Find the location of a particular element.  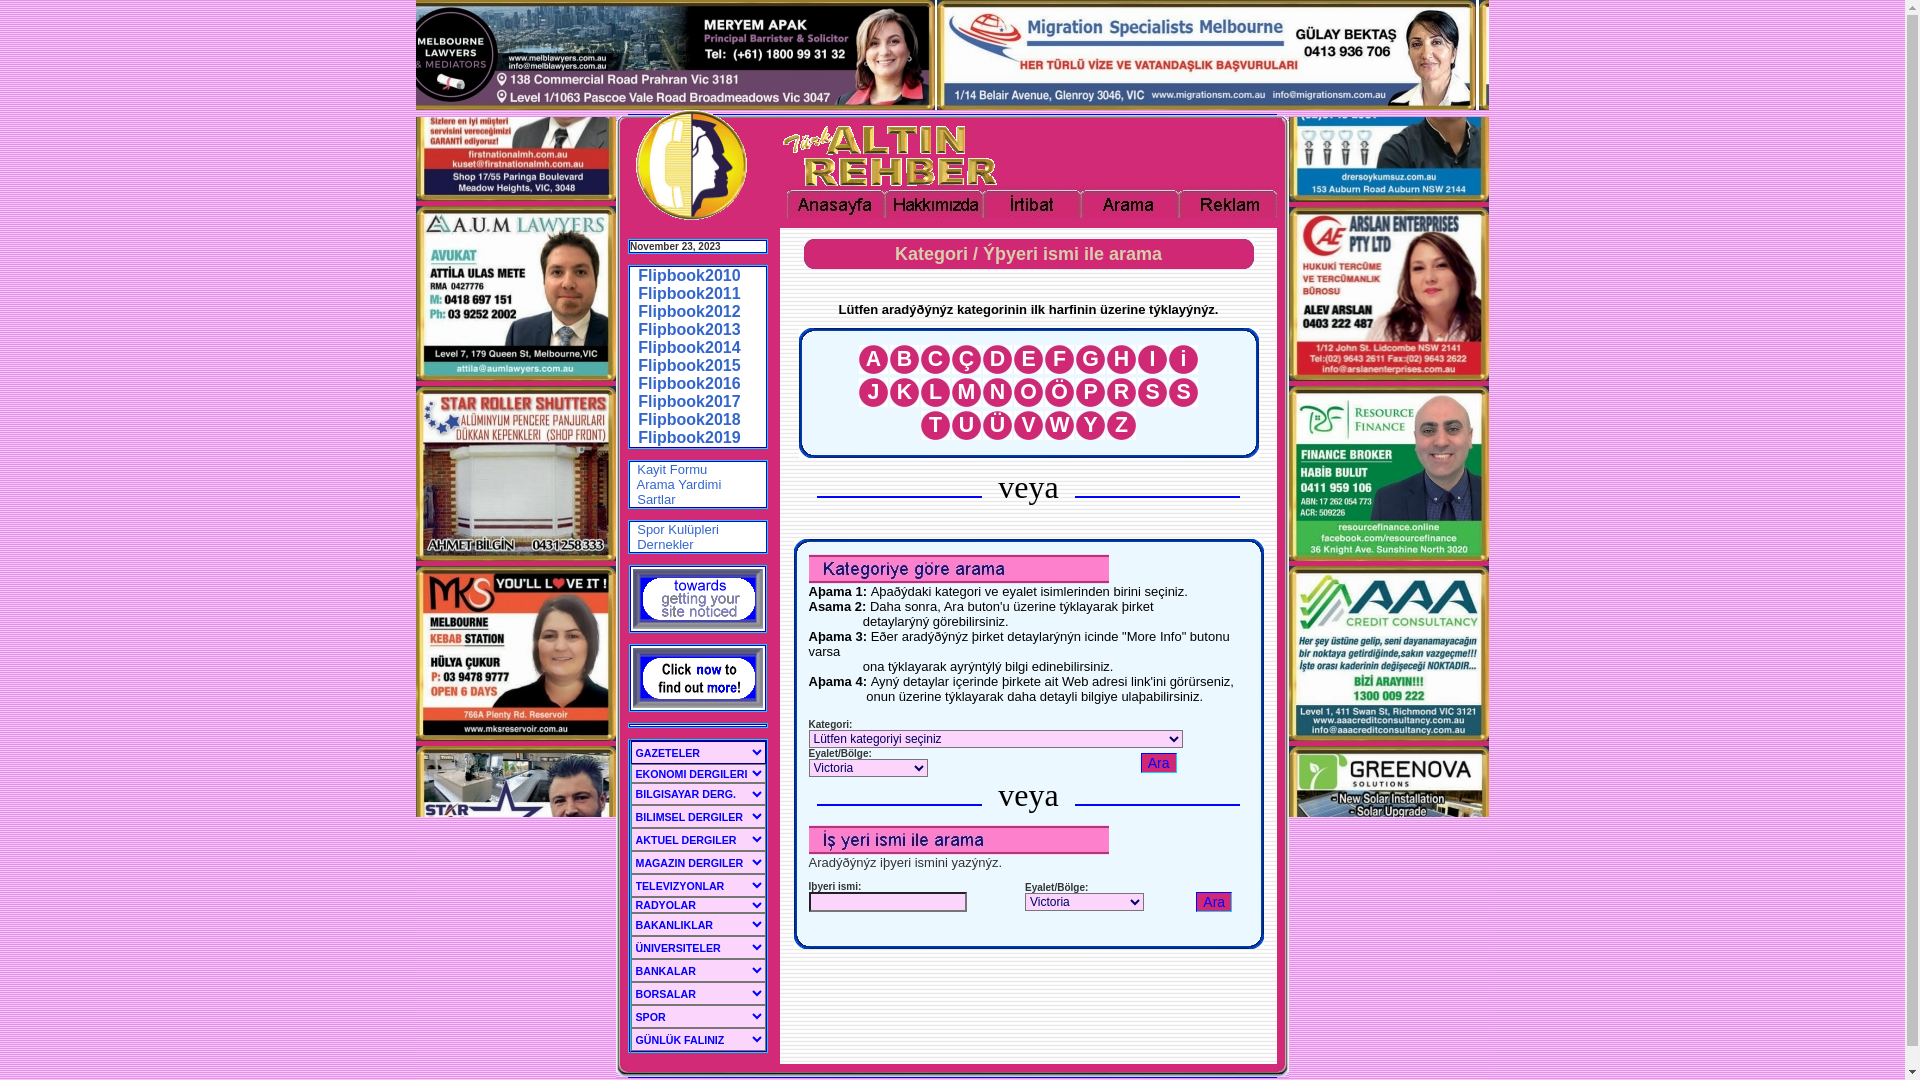

'G' is located at coordinates (1089, 362).